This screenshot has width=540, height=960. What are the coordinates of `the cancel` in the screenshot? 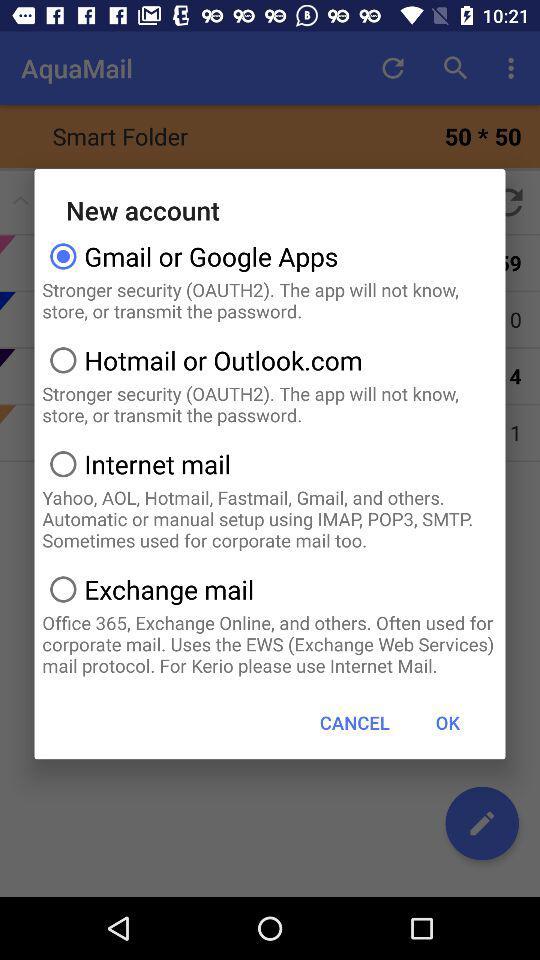 It's located at (353, 721).